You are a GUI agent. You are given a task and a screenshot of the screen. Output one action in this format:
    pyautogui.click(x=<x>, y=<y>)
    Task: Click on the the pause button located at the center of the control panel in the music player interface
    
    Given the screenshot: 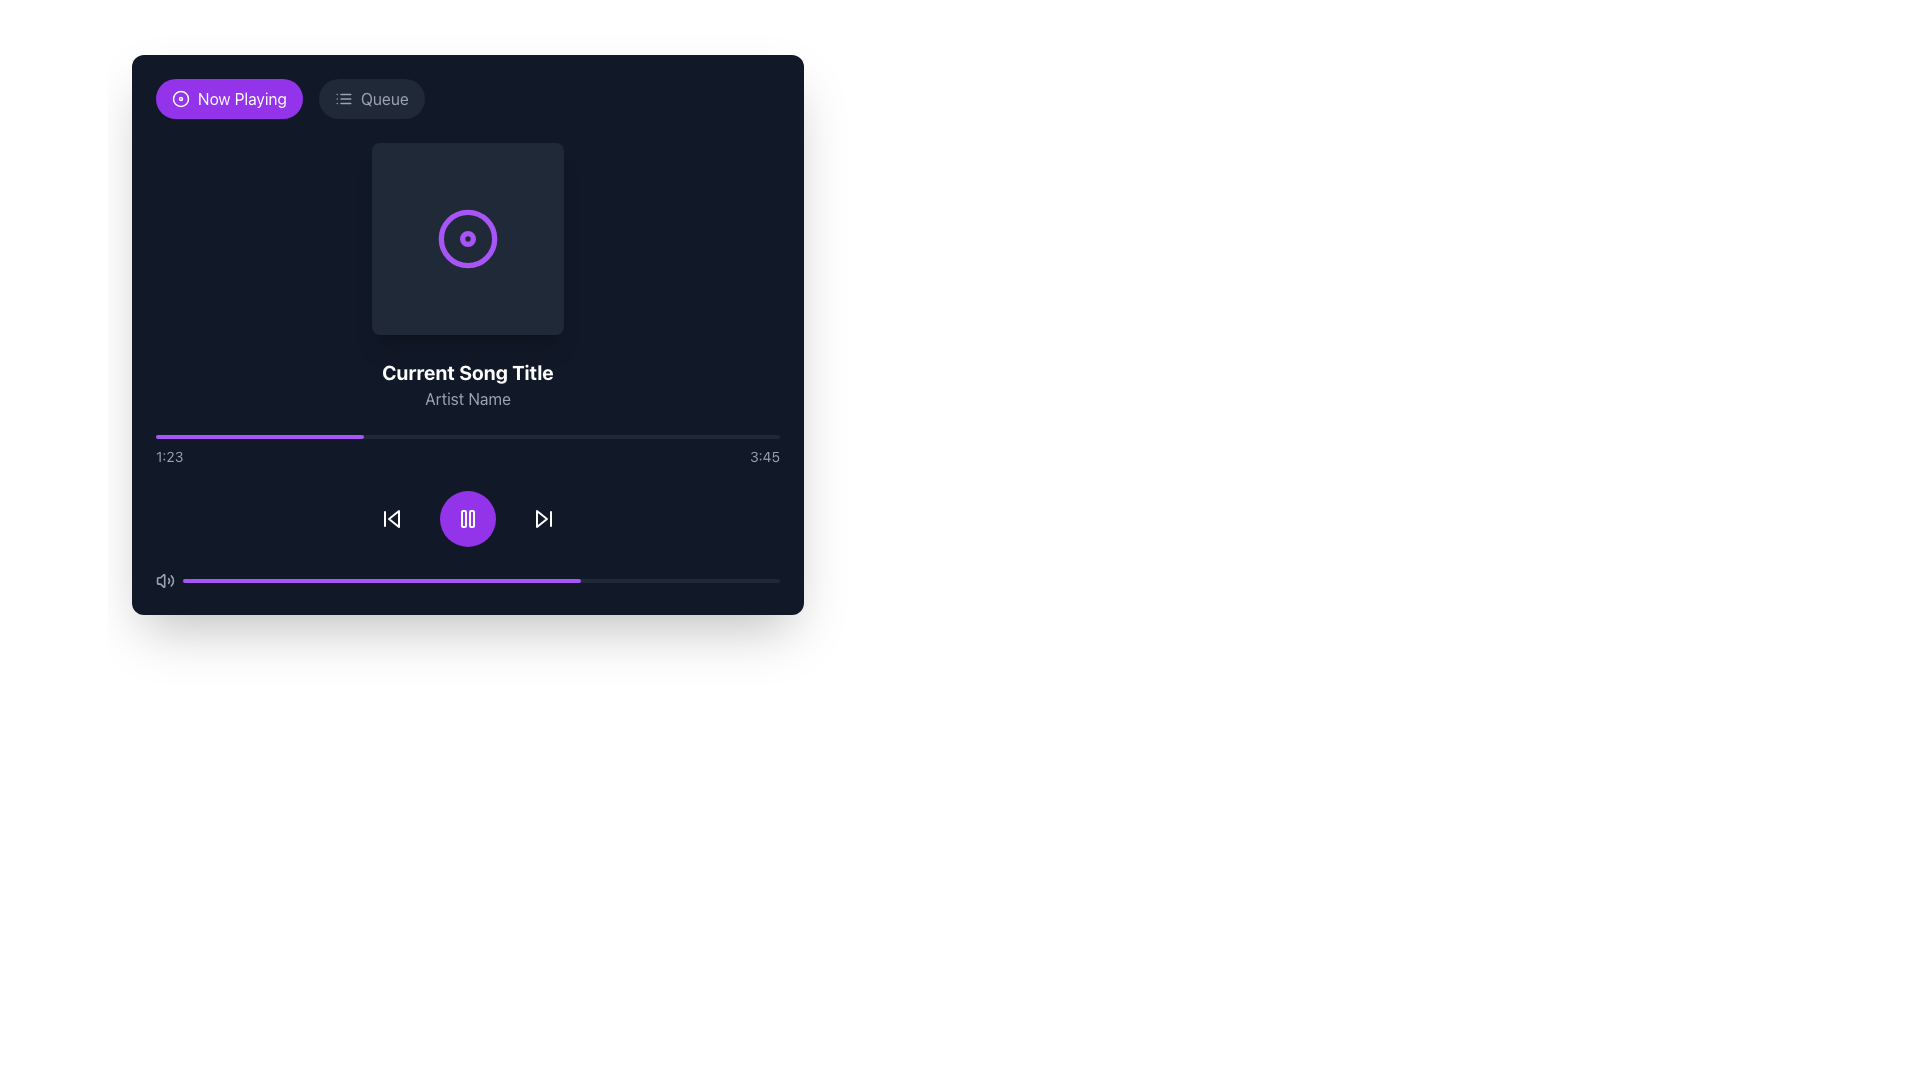 What is the action you would take?
    pyautogui.click(x=466, y=518)
    